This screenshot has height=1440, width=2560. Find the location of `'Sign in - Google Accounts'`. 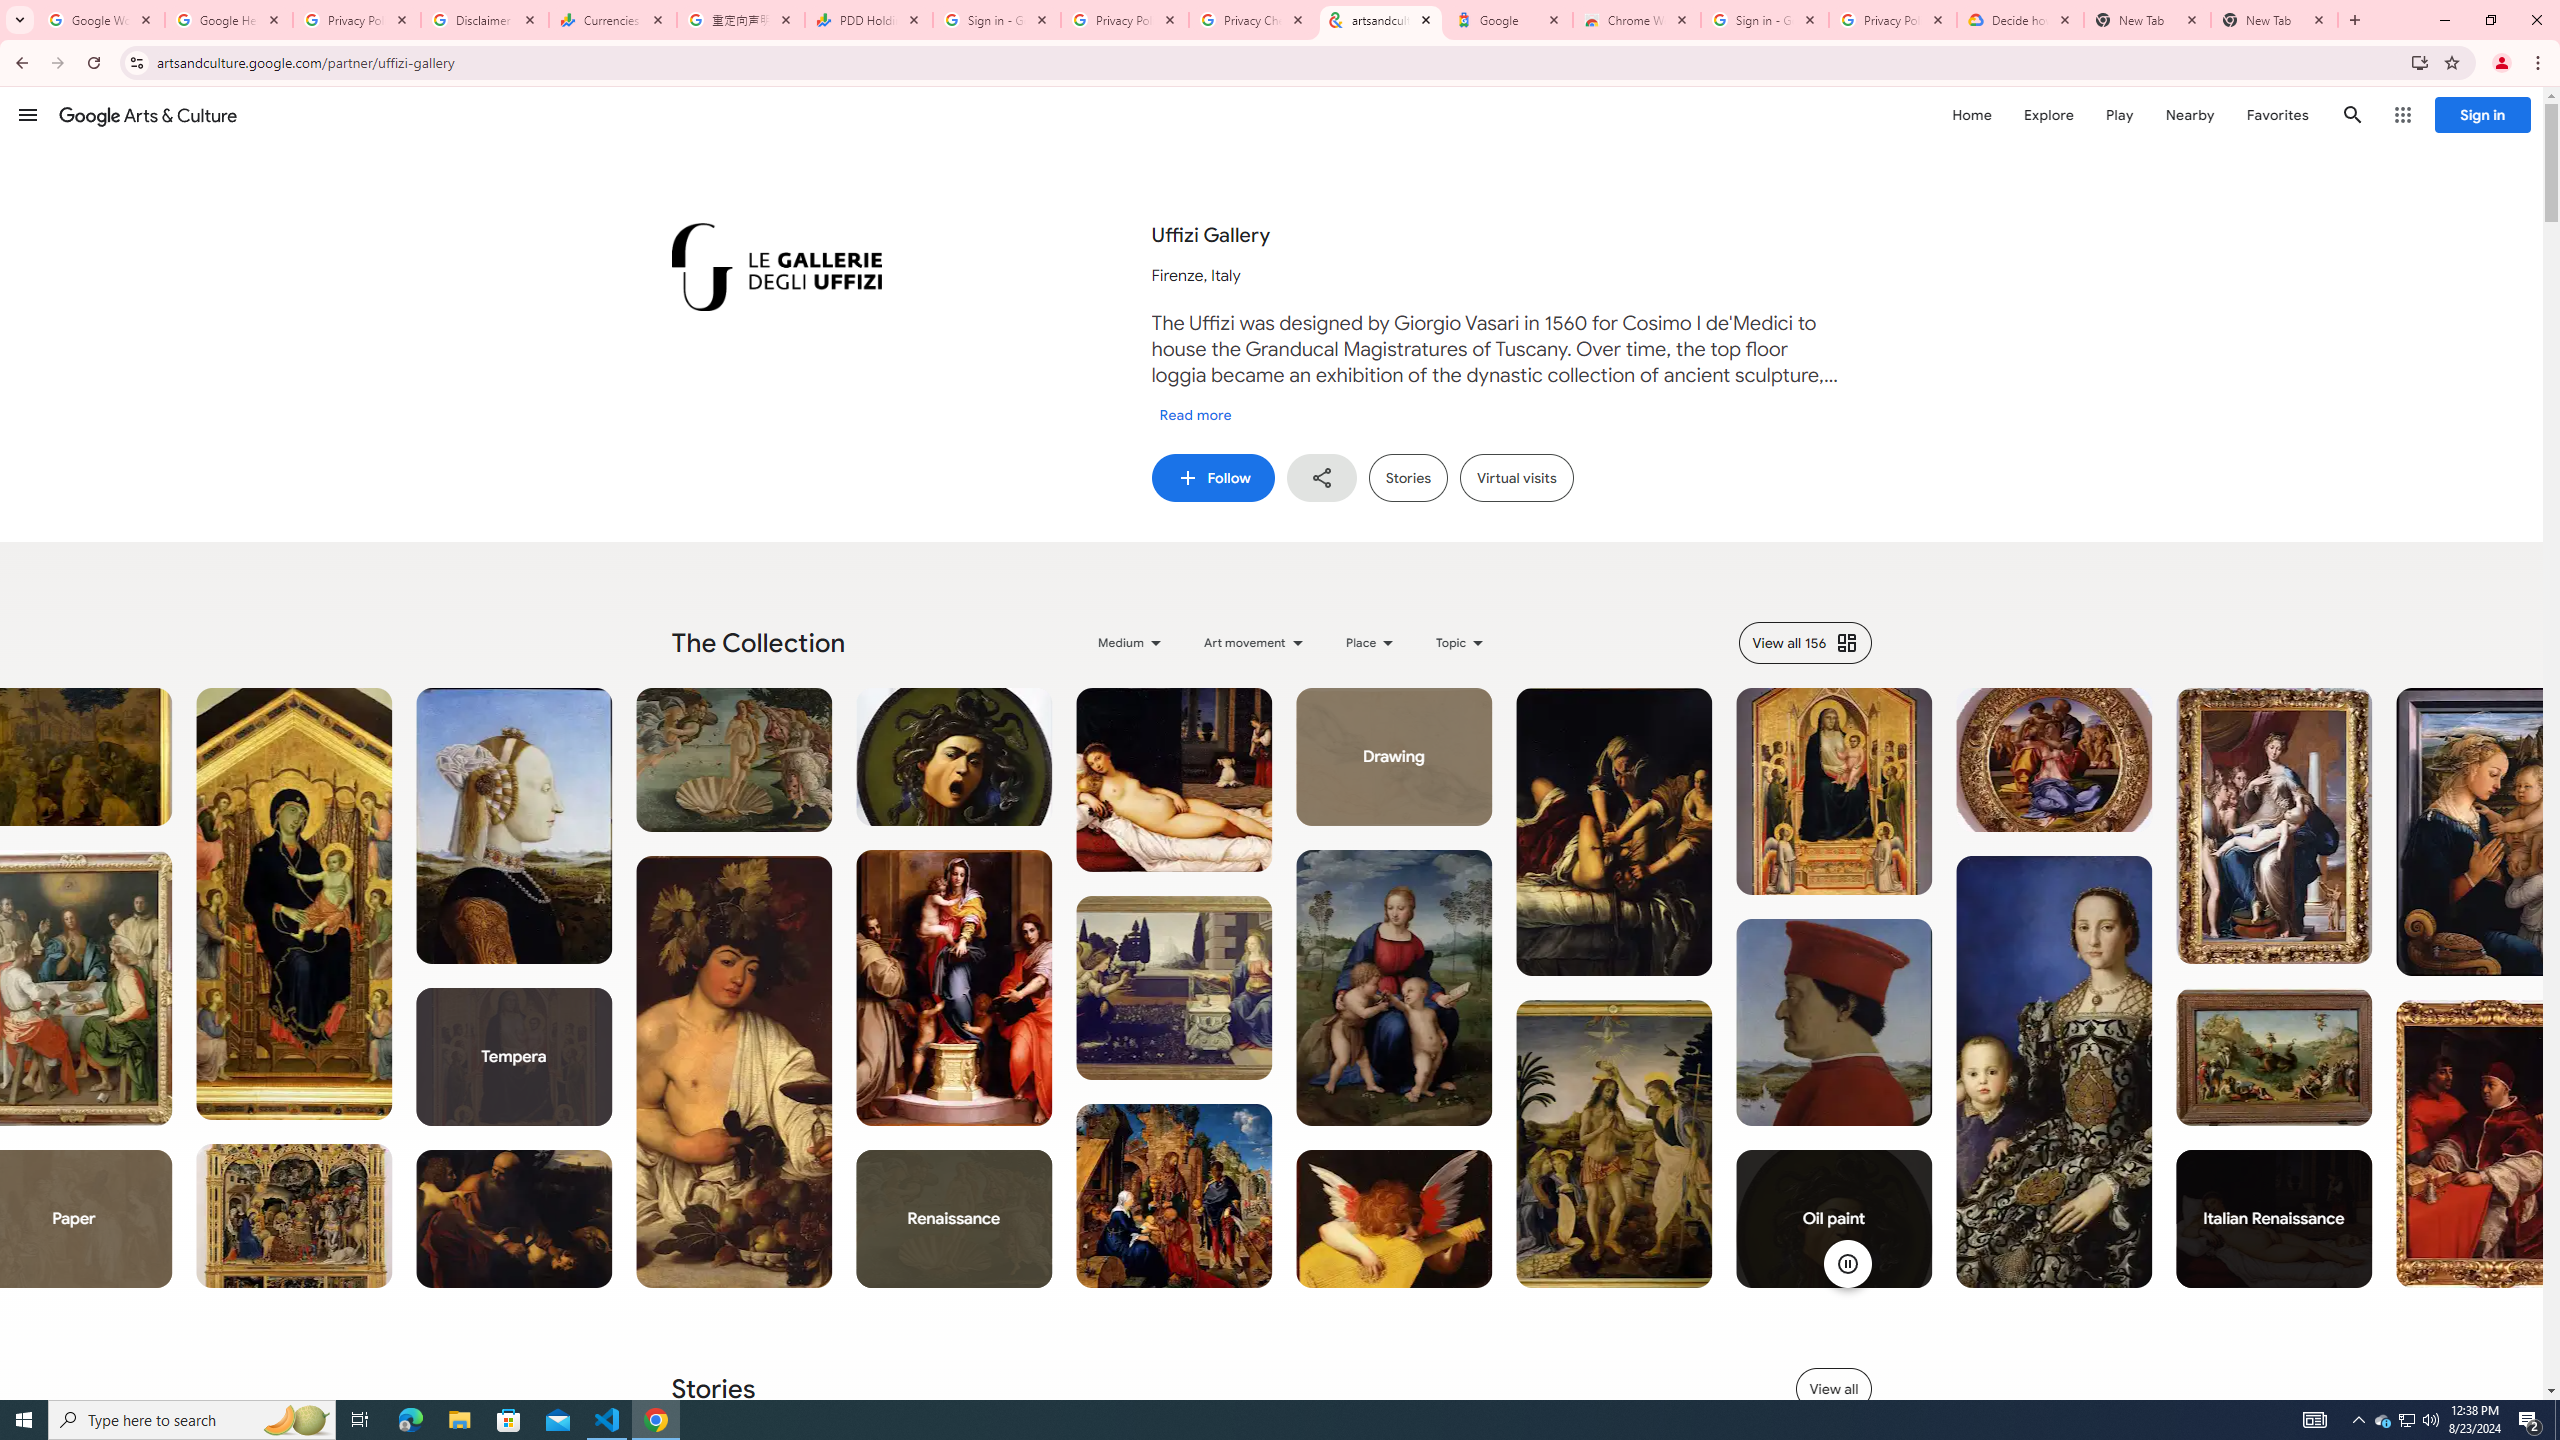

'Sign in - Google Accounts' is located at coordinates (1765, 19).